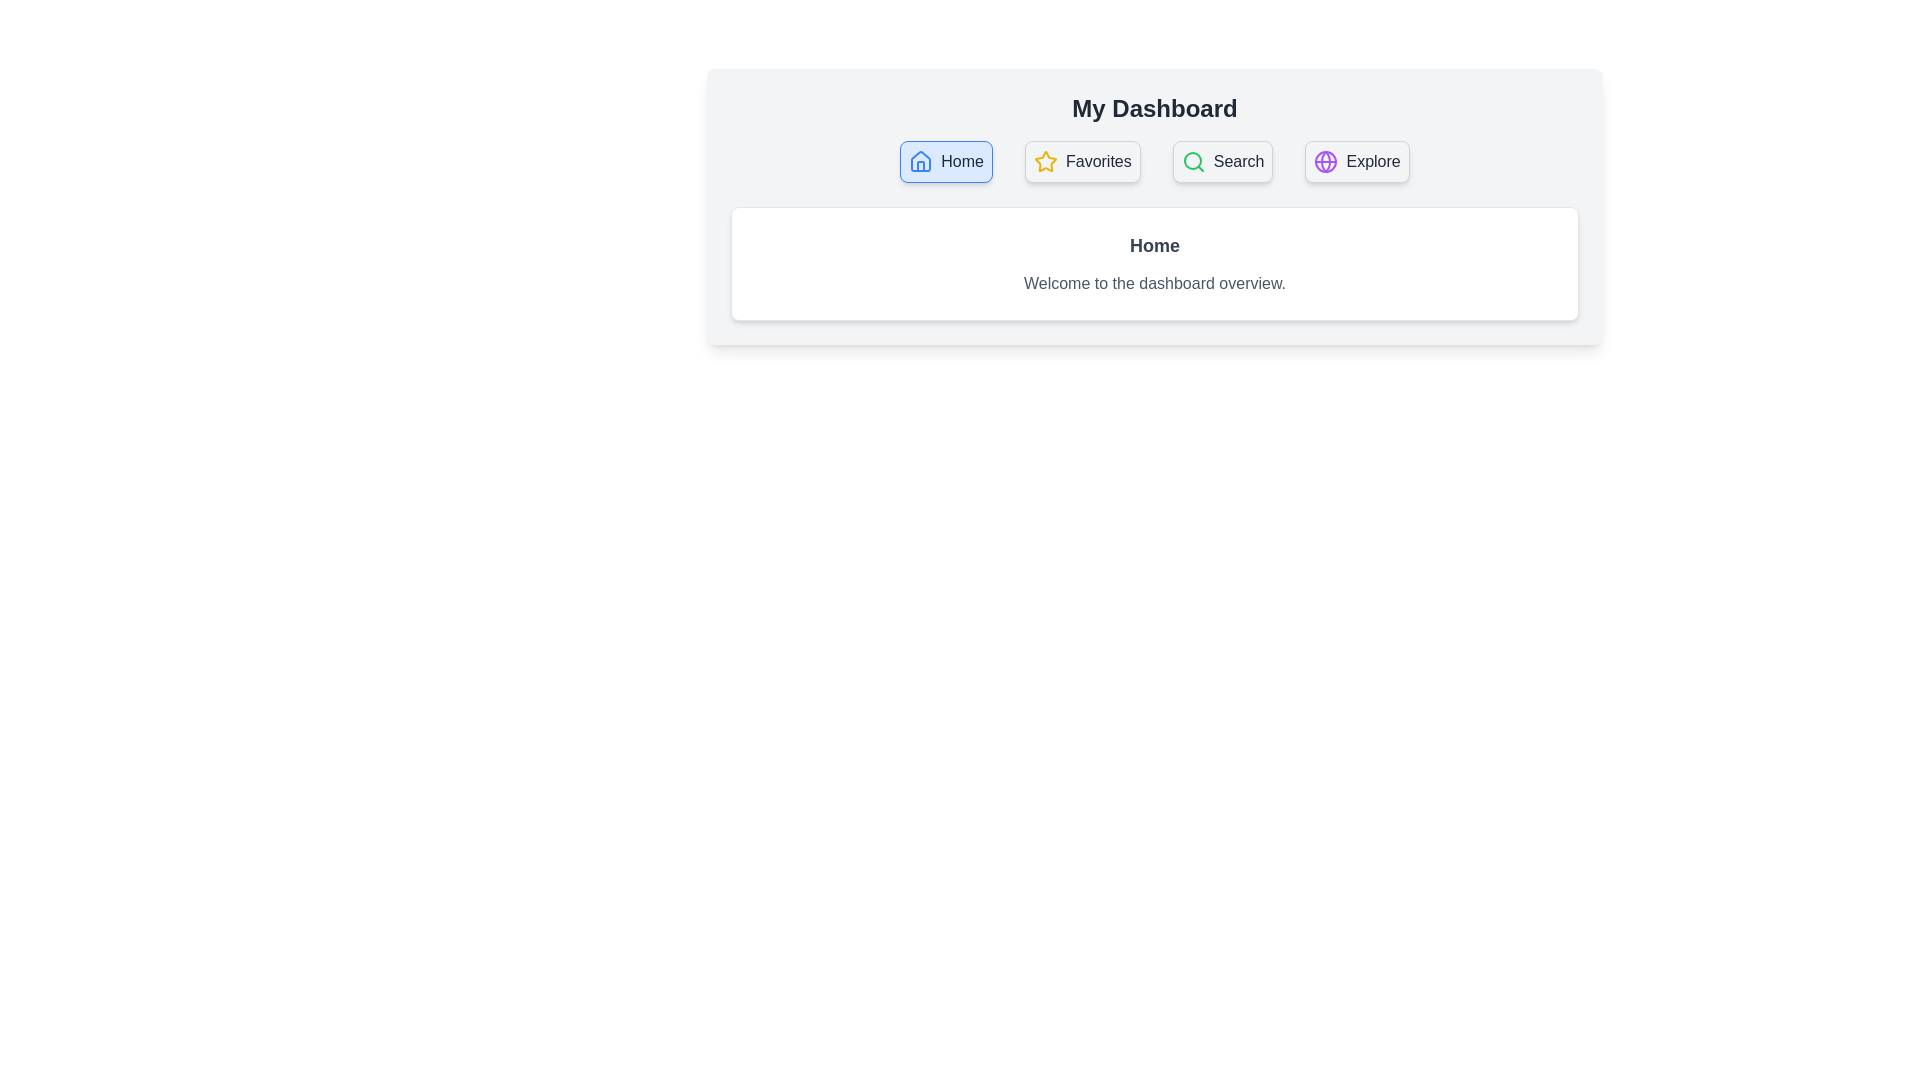  Describe the element at coordinates (945, 161) in the screenshot. I see `the tab Home` at that location.